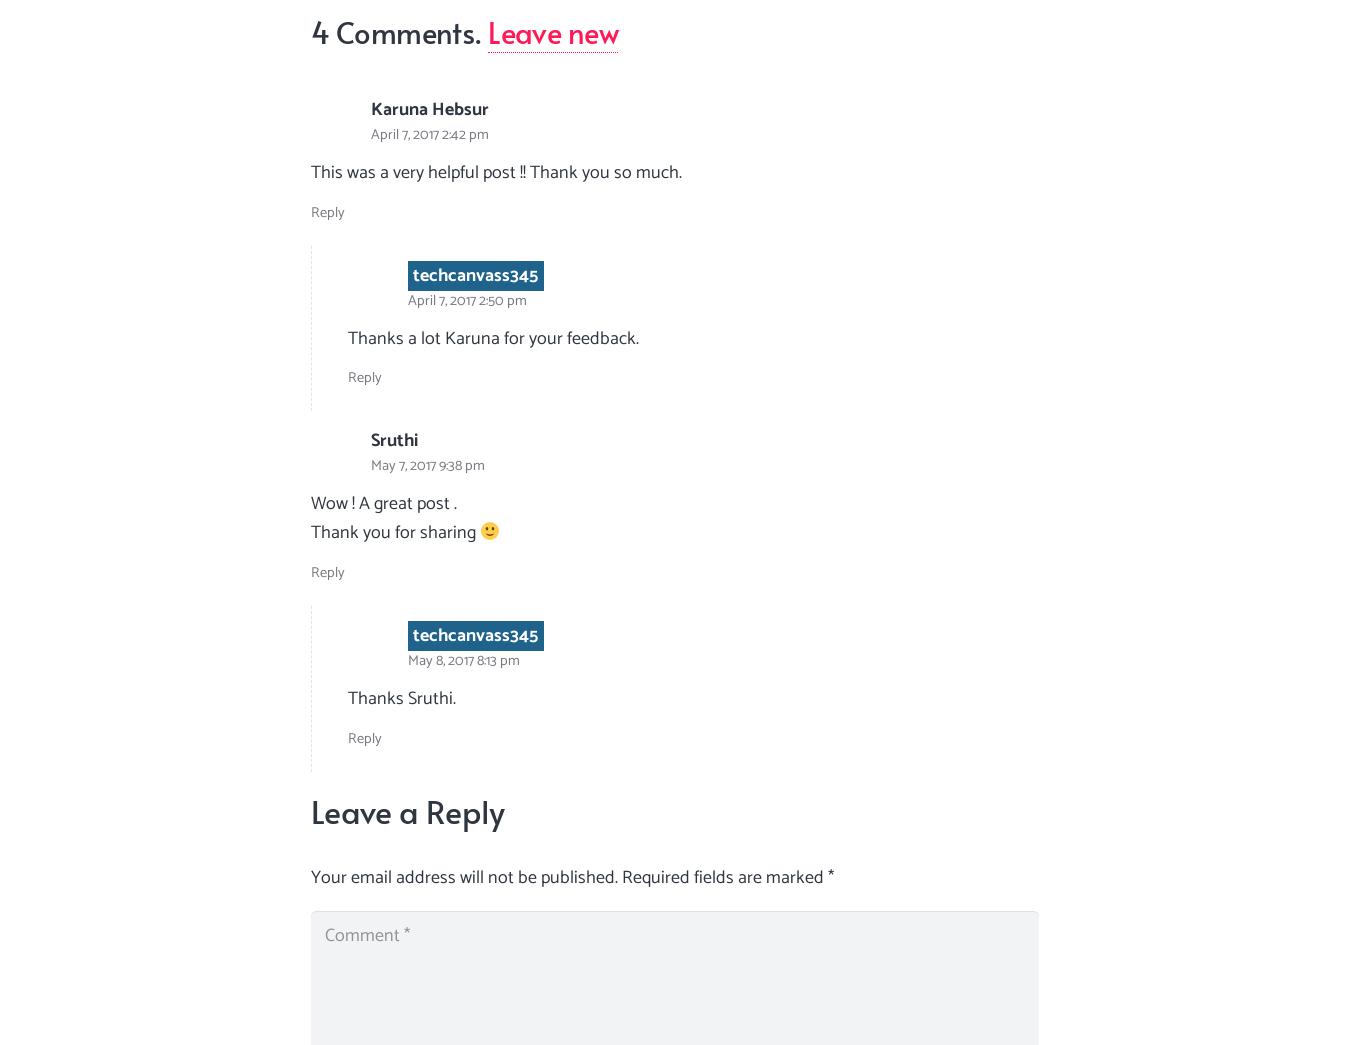 The image size is (1350, 1045). I want to click on 'Wow ! A great post .', so click(383, 503).